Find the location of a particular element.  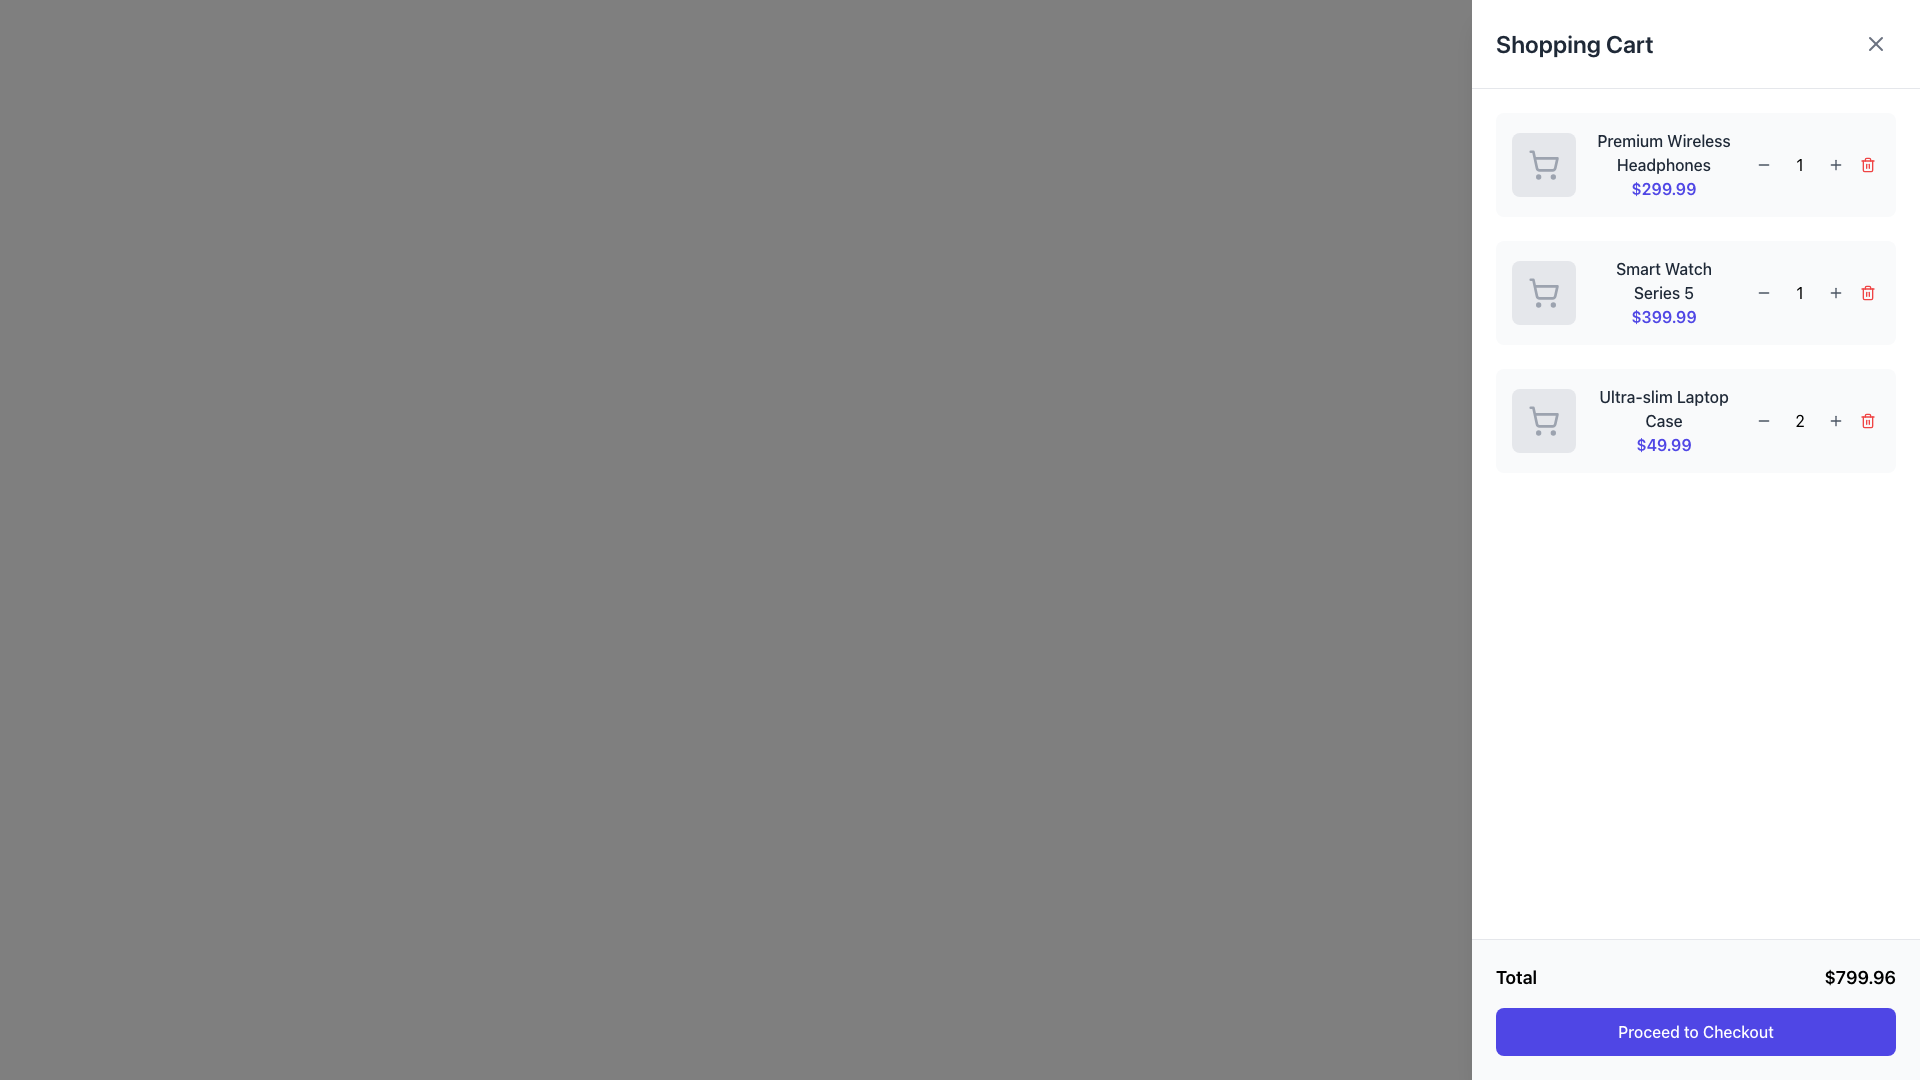

the Icon button (trash bin symbol) associated with the 'Smart Watch Series 5' item in the shopping cart to indicate interactivity is located at coordinates (1866, 293).